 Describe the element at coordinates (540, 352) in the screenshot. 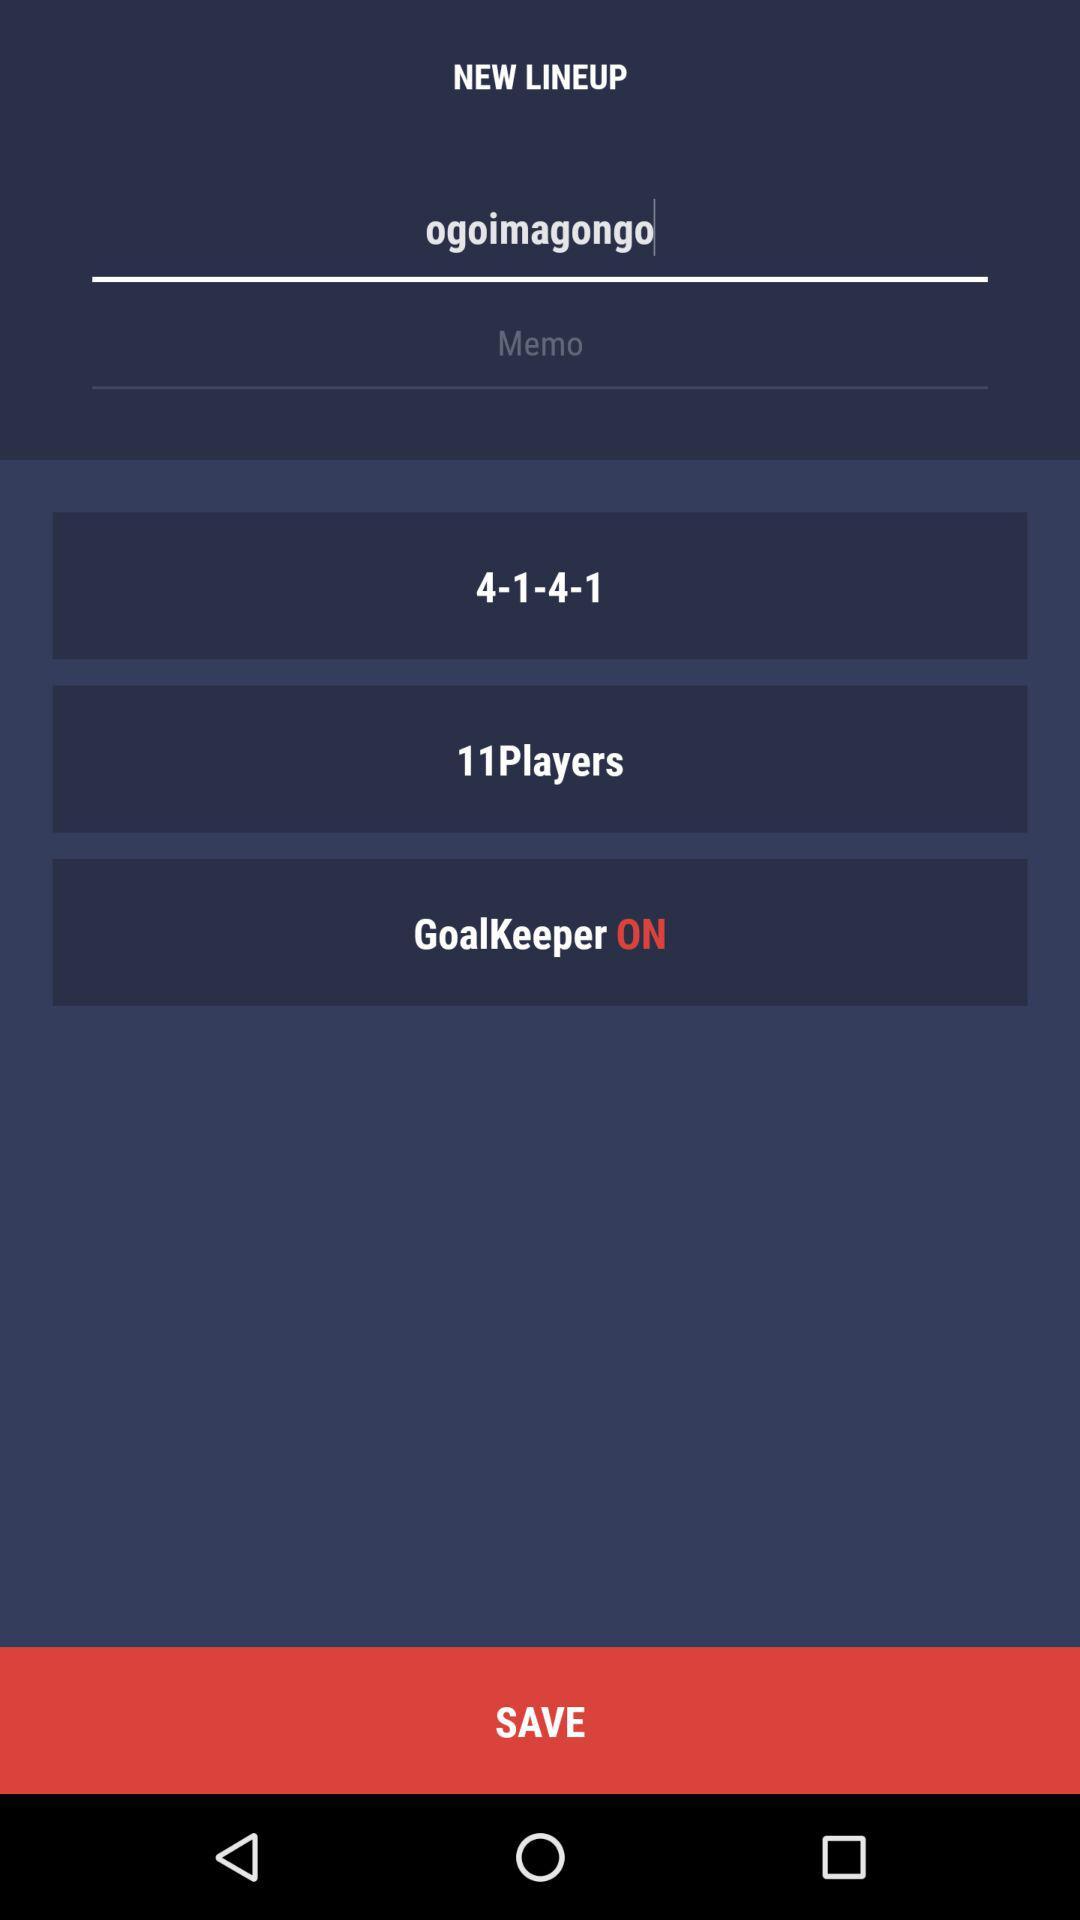

I see `item above 4 1 4 item` at that location.